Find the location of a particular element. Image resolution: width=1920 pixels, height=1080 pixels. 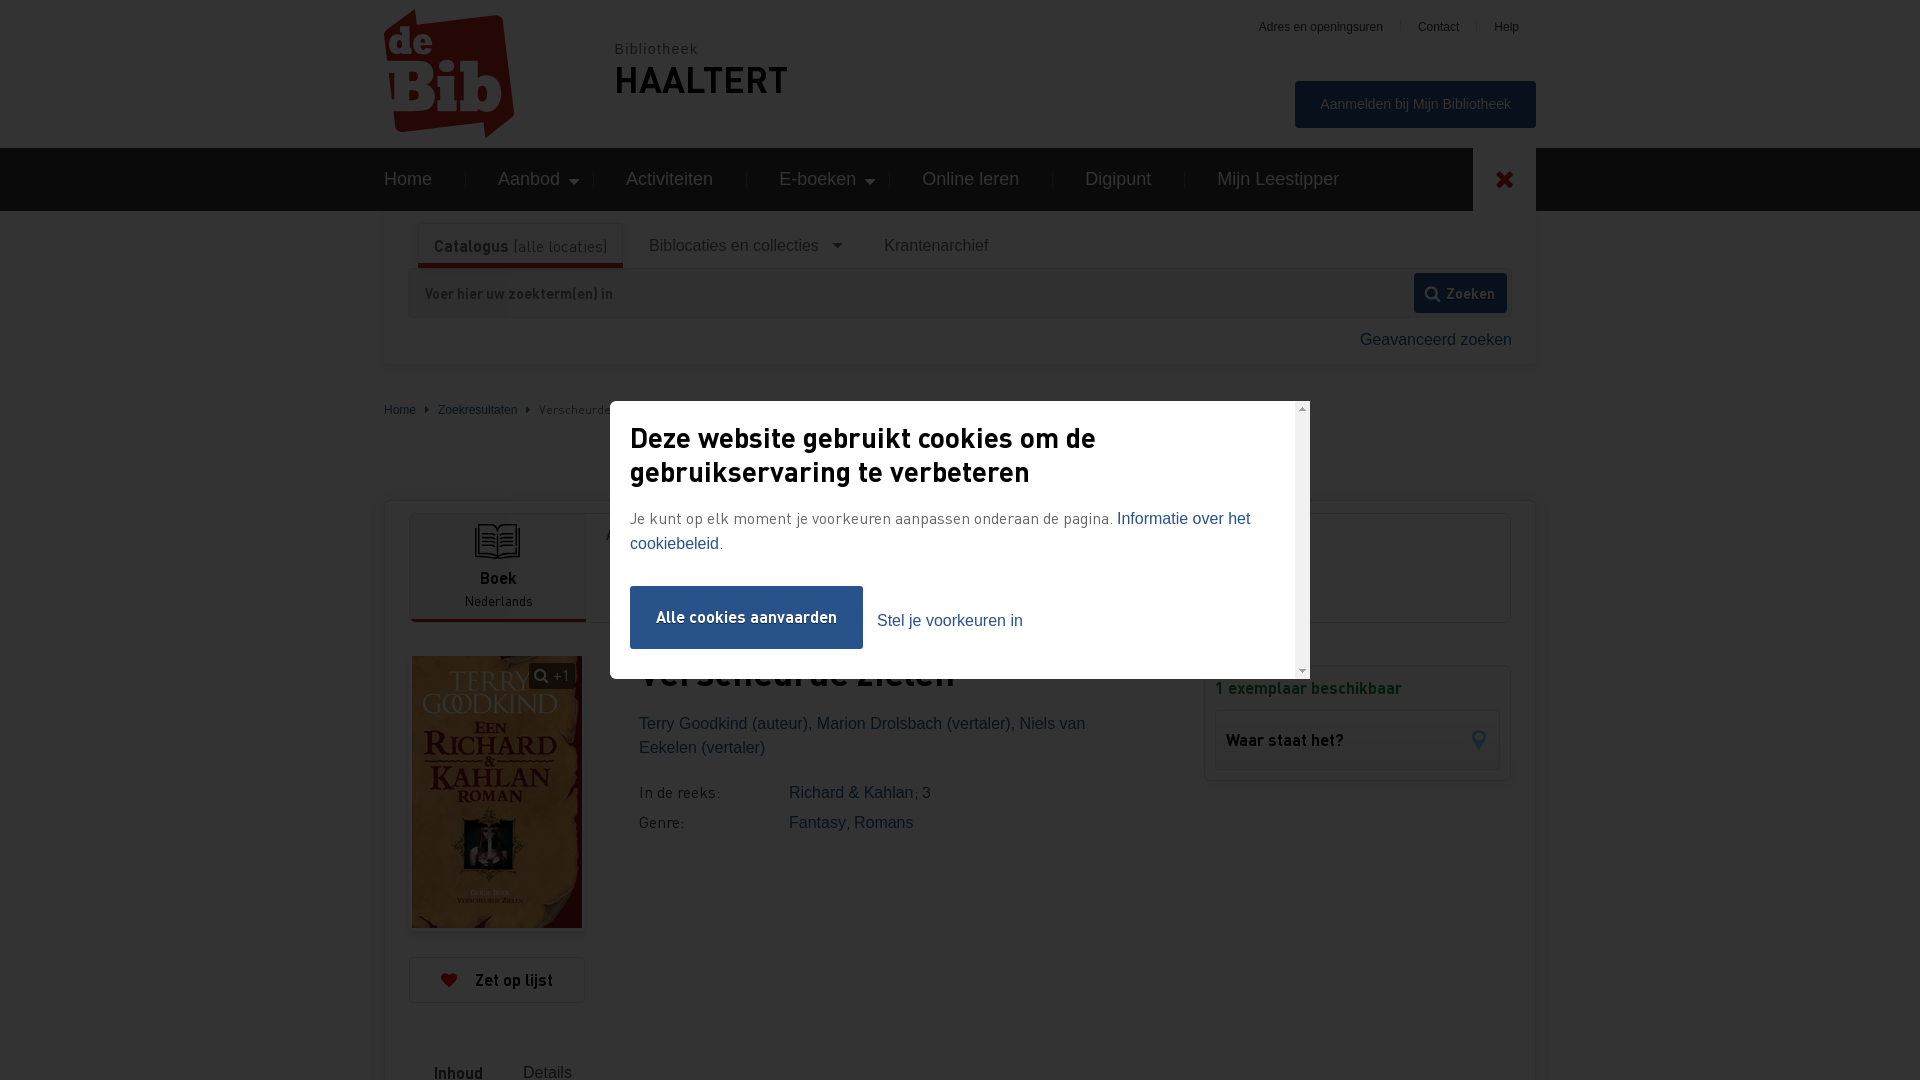

'Mijn Leestipper' is located at coordinates (1276, 178).